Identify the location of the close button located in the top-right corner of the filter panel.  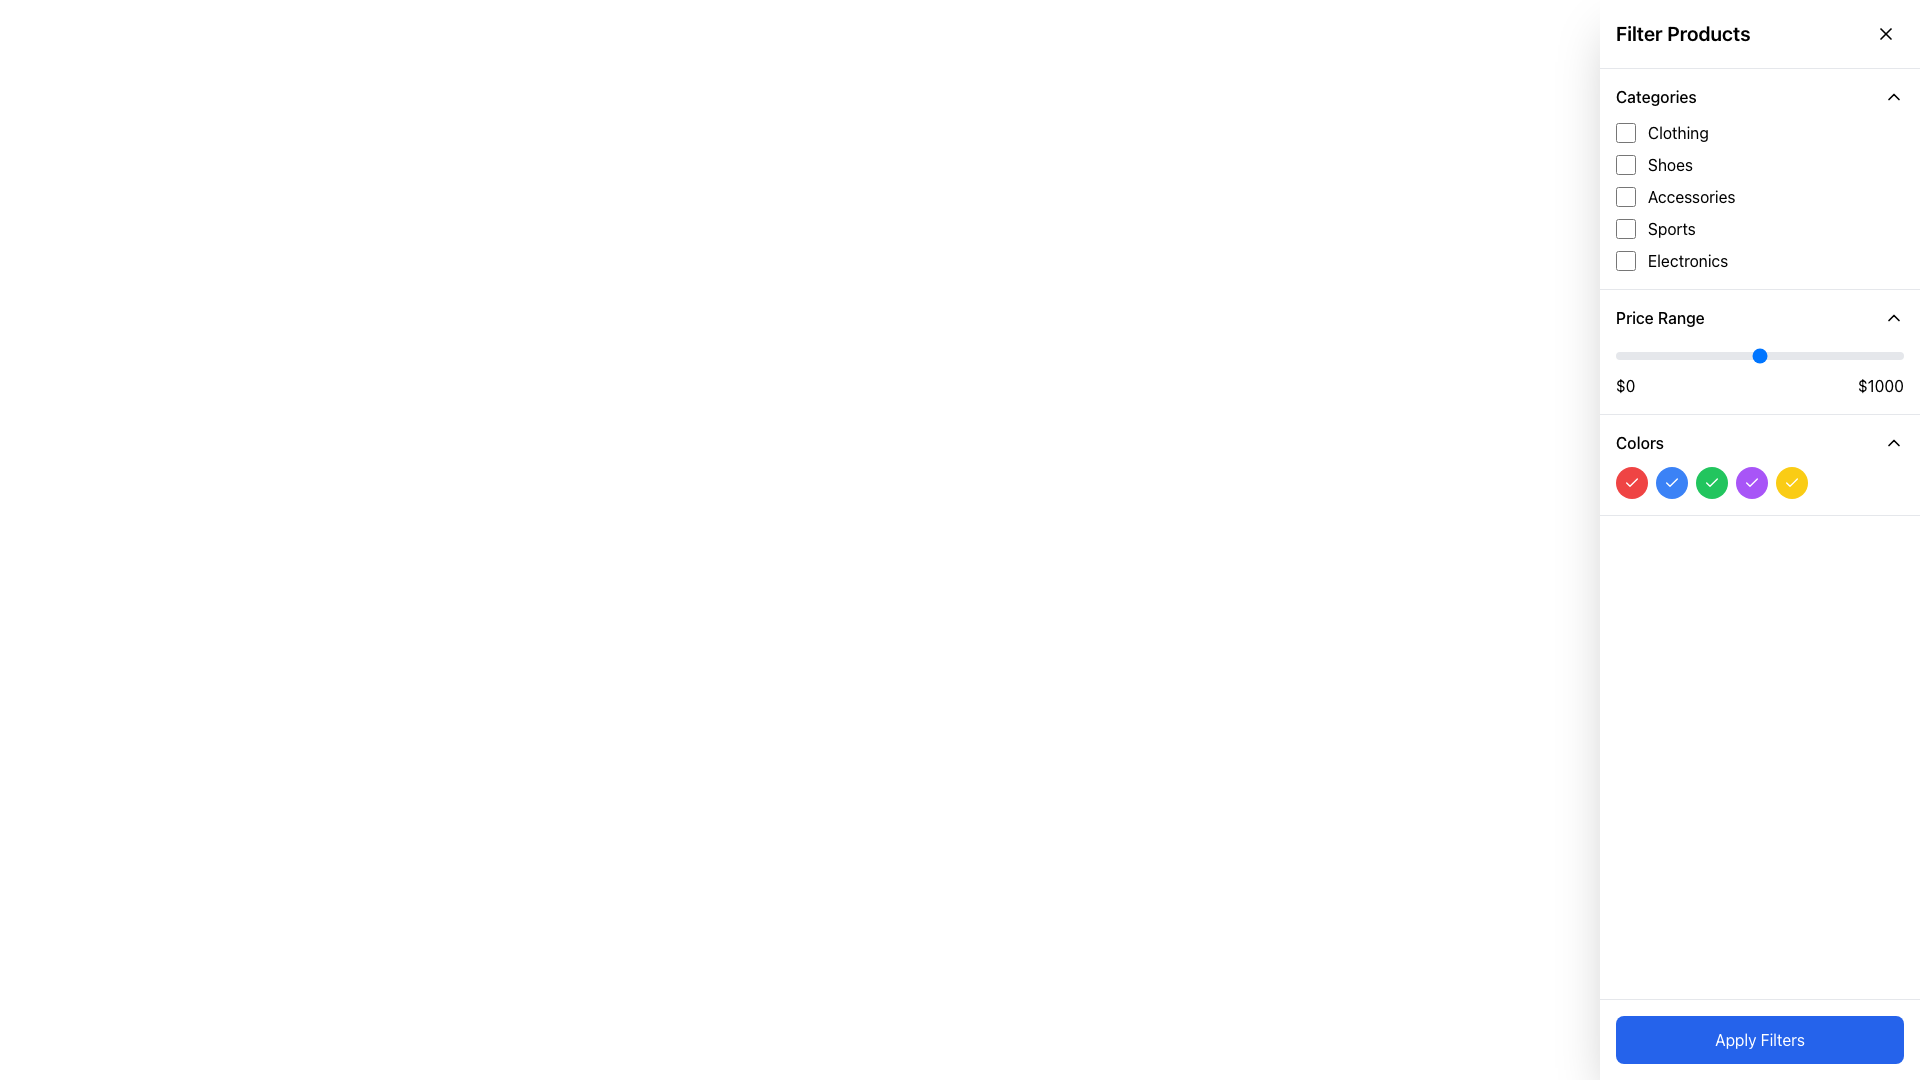
(1885, 34).